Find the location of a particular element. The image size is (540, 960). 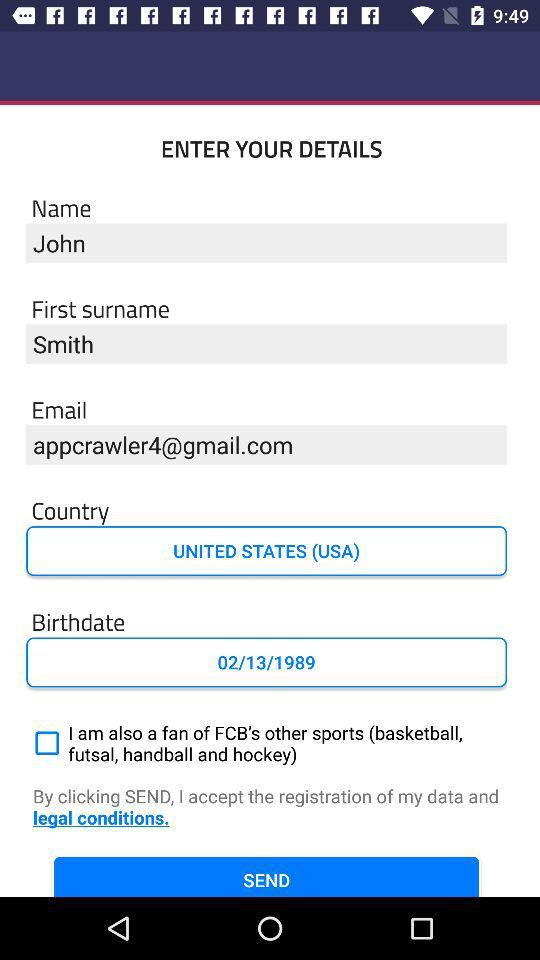

i am also is located at coordinates (266, 742).